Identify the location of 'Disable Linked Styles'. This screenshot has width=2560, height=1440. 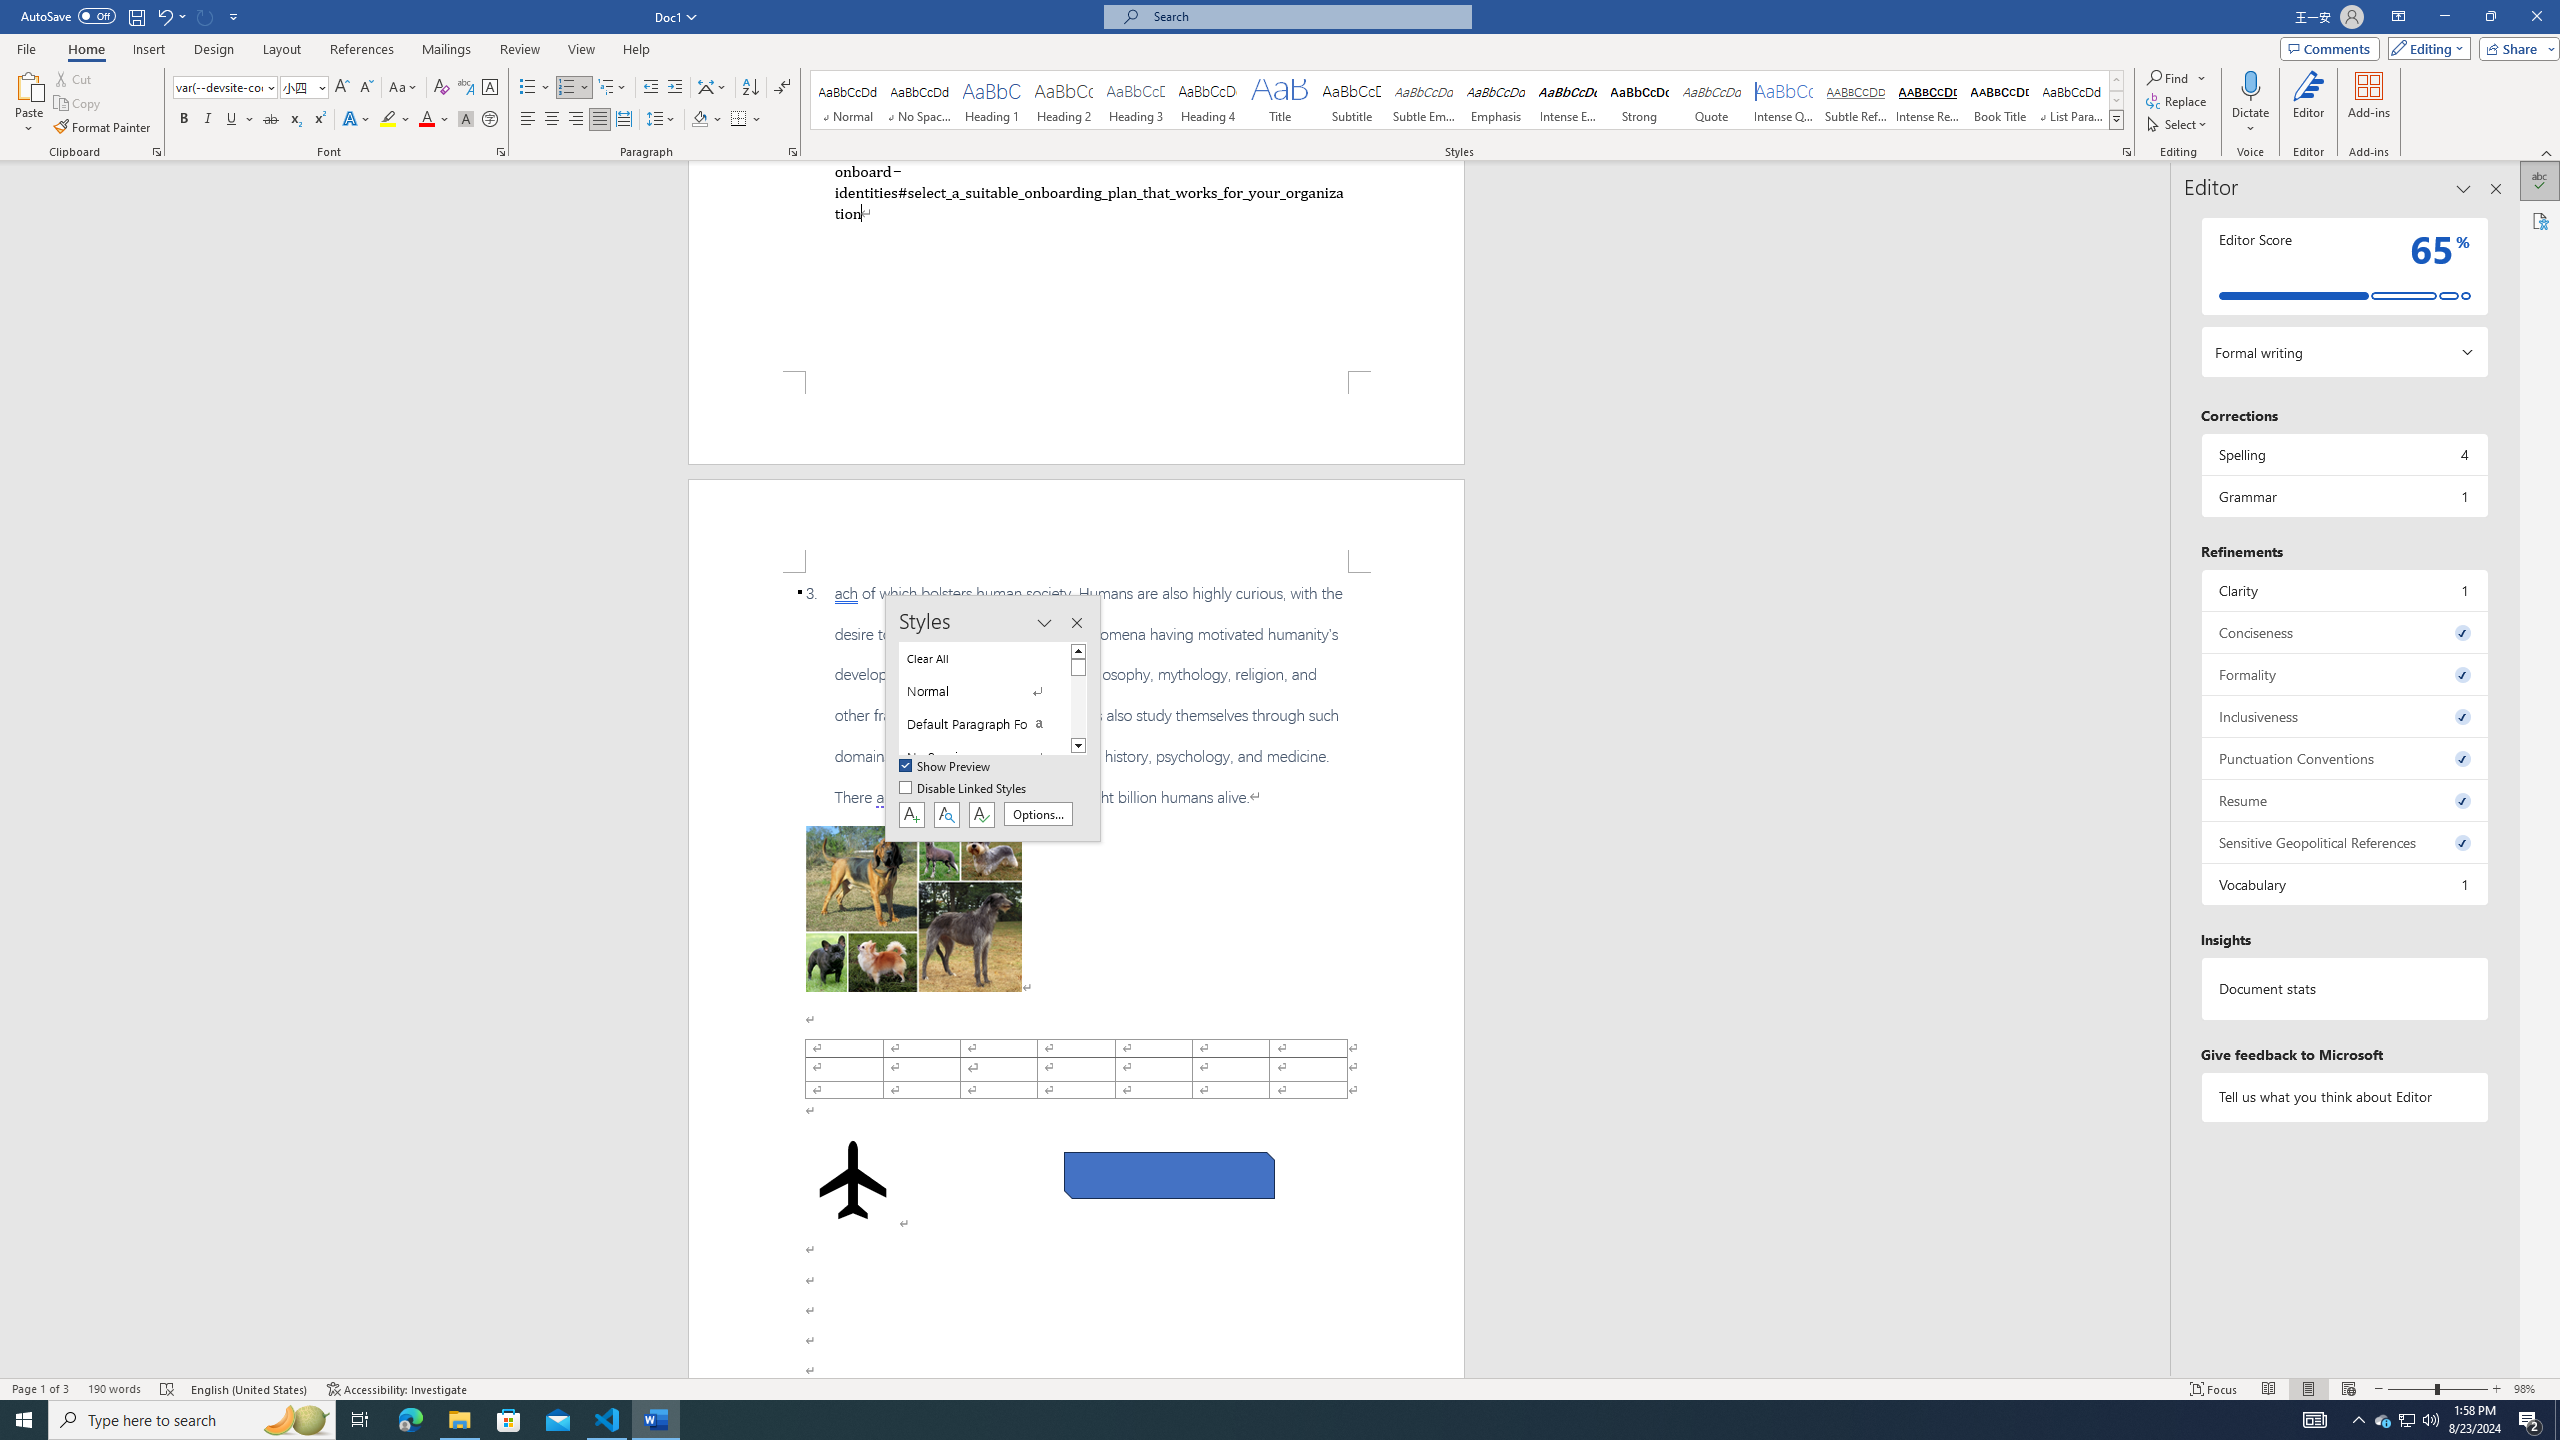
(962, 788).